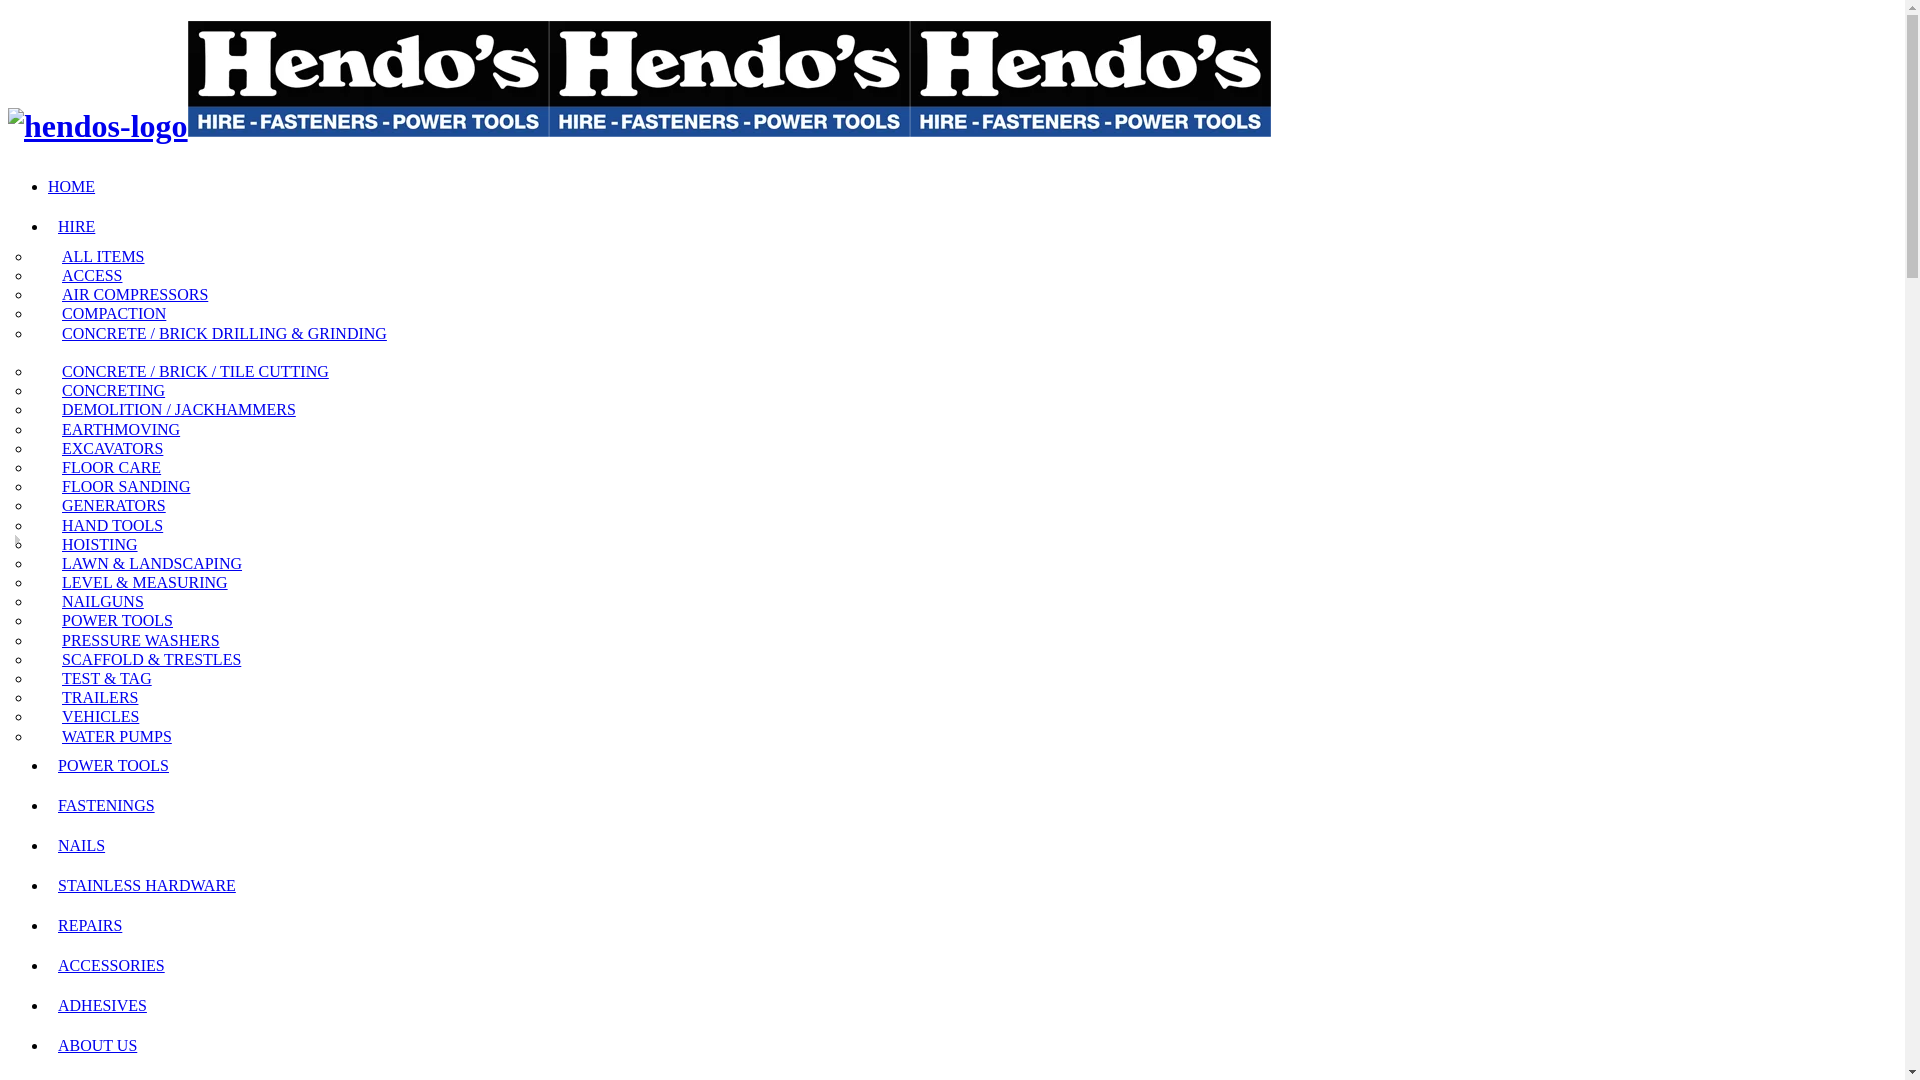 The image size is (1920, 1080). I want to click on 'FASTENINGS', so click(105, 804).